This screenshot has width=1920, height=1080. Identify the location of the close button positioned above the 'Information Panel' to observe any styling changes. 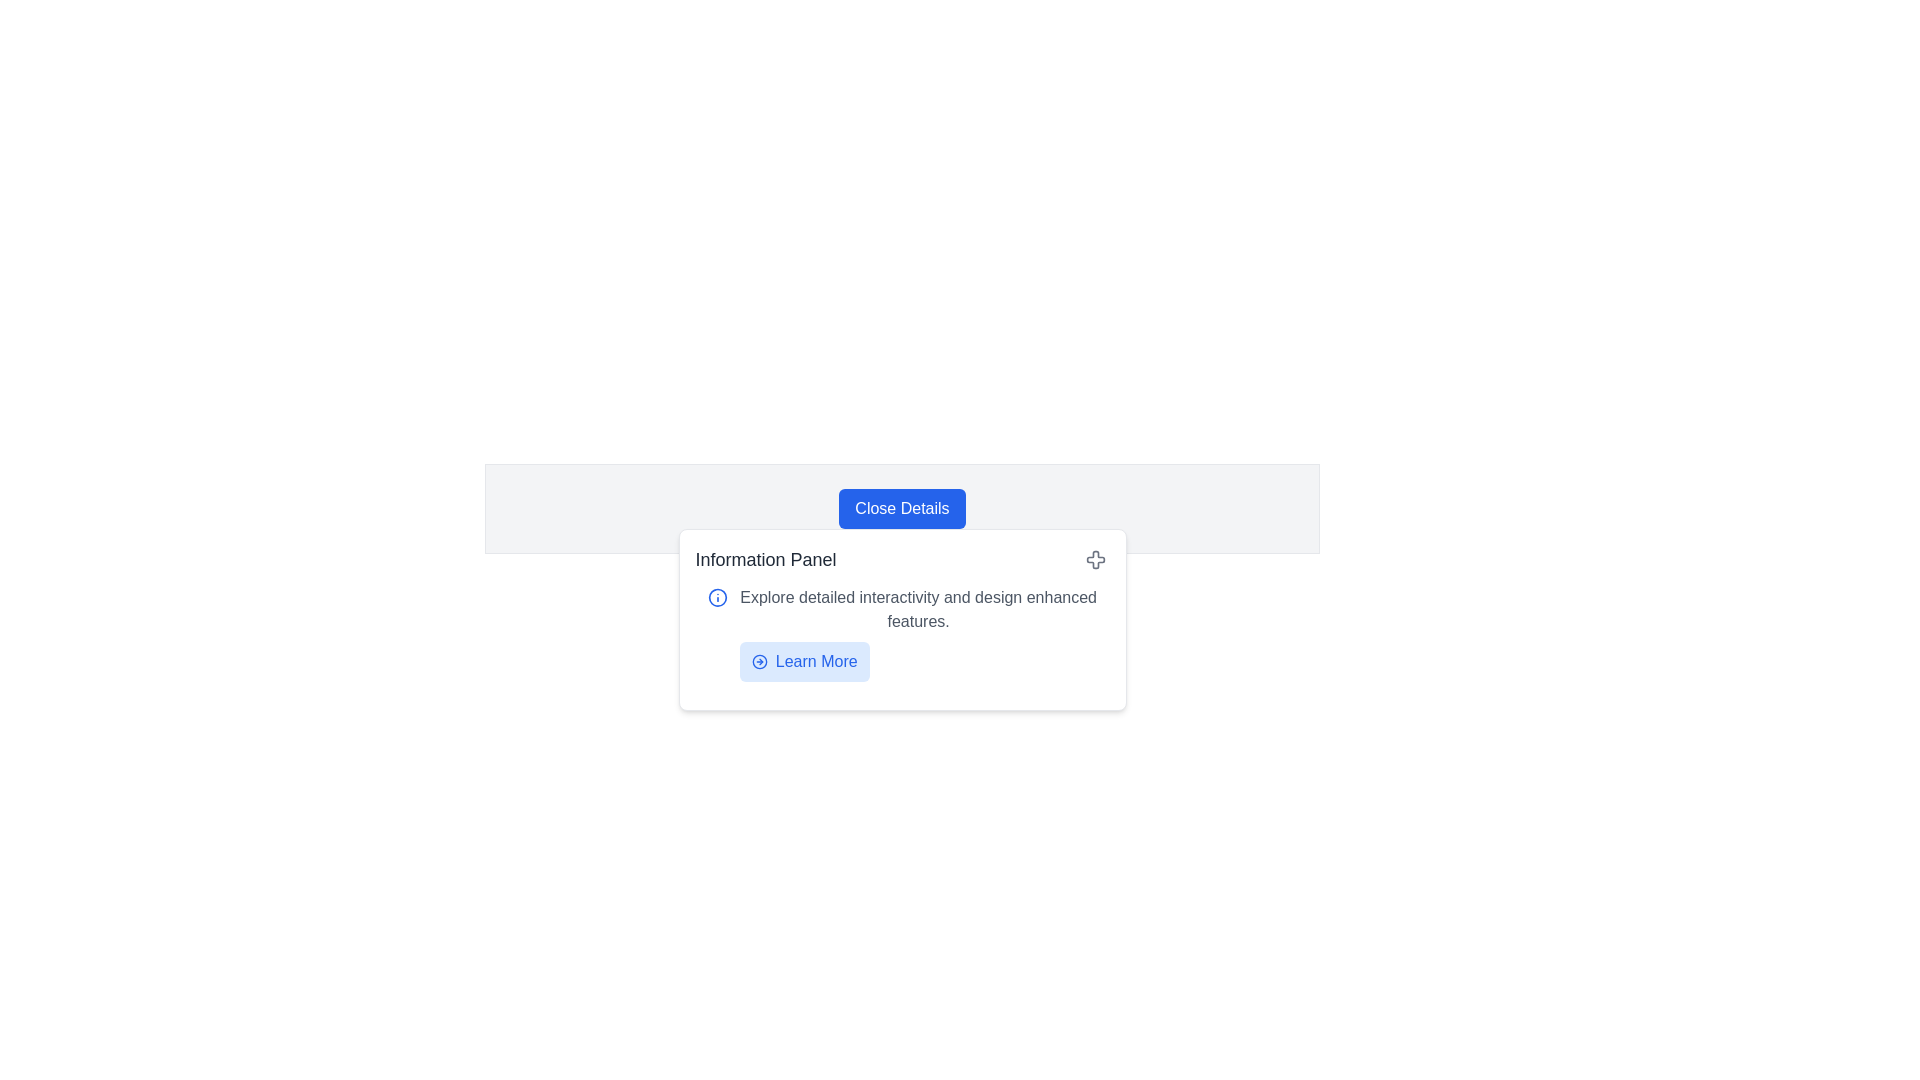
(901, 508).